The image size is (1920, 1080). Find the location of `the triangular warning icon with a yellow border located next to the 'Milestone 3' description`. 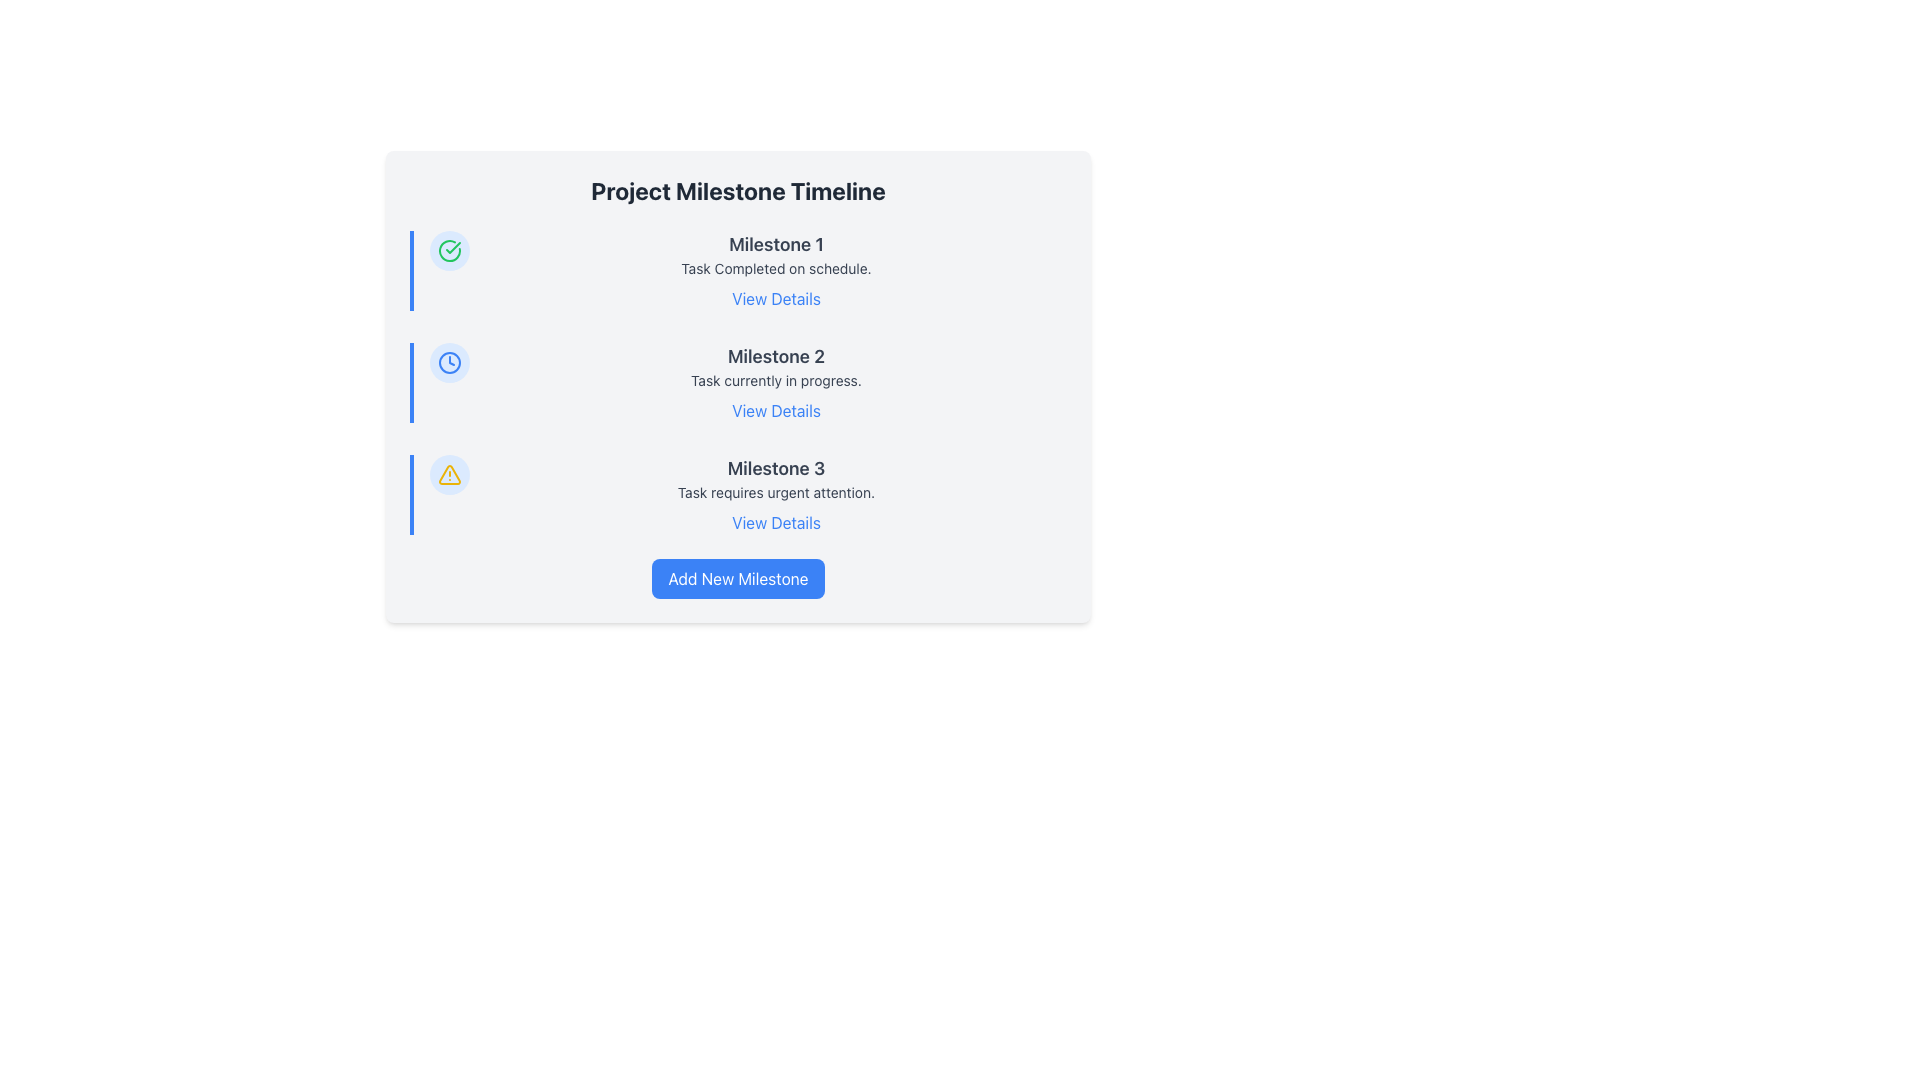

the triangular warning icon with a yellow border located next to the 'Milestone 3' description is located at coordinates (449, 474).